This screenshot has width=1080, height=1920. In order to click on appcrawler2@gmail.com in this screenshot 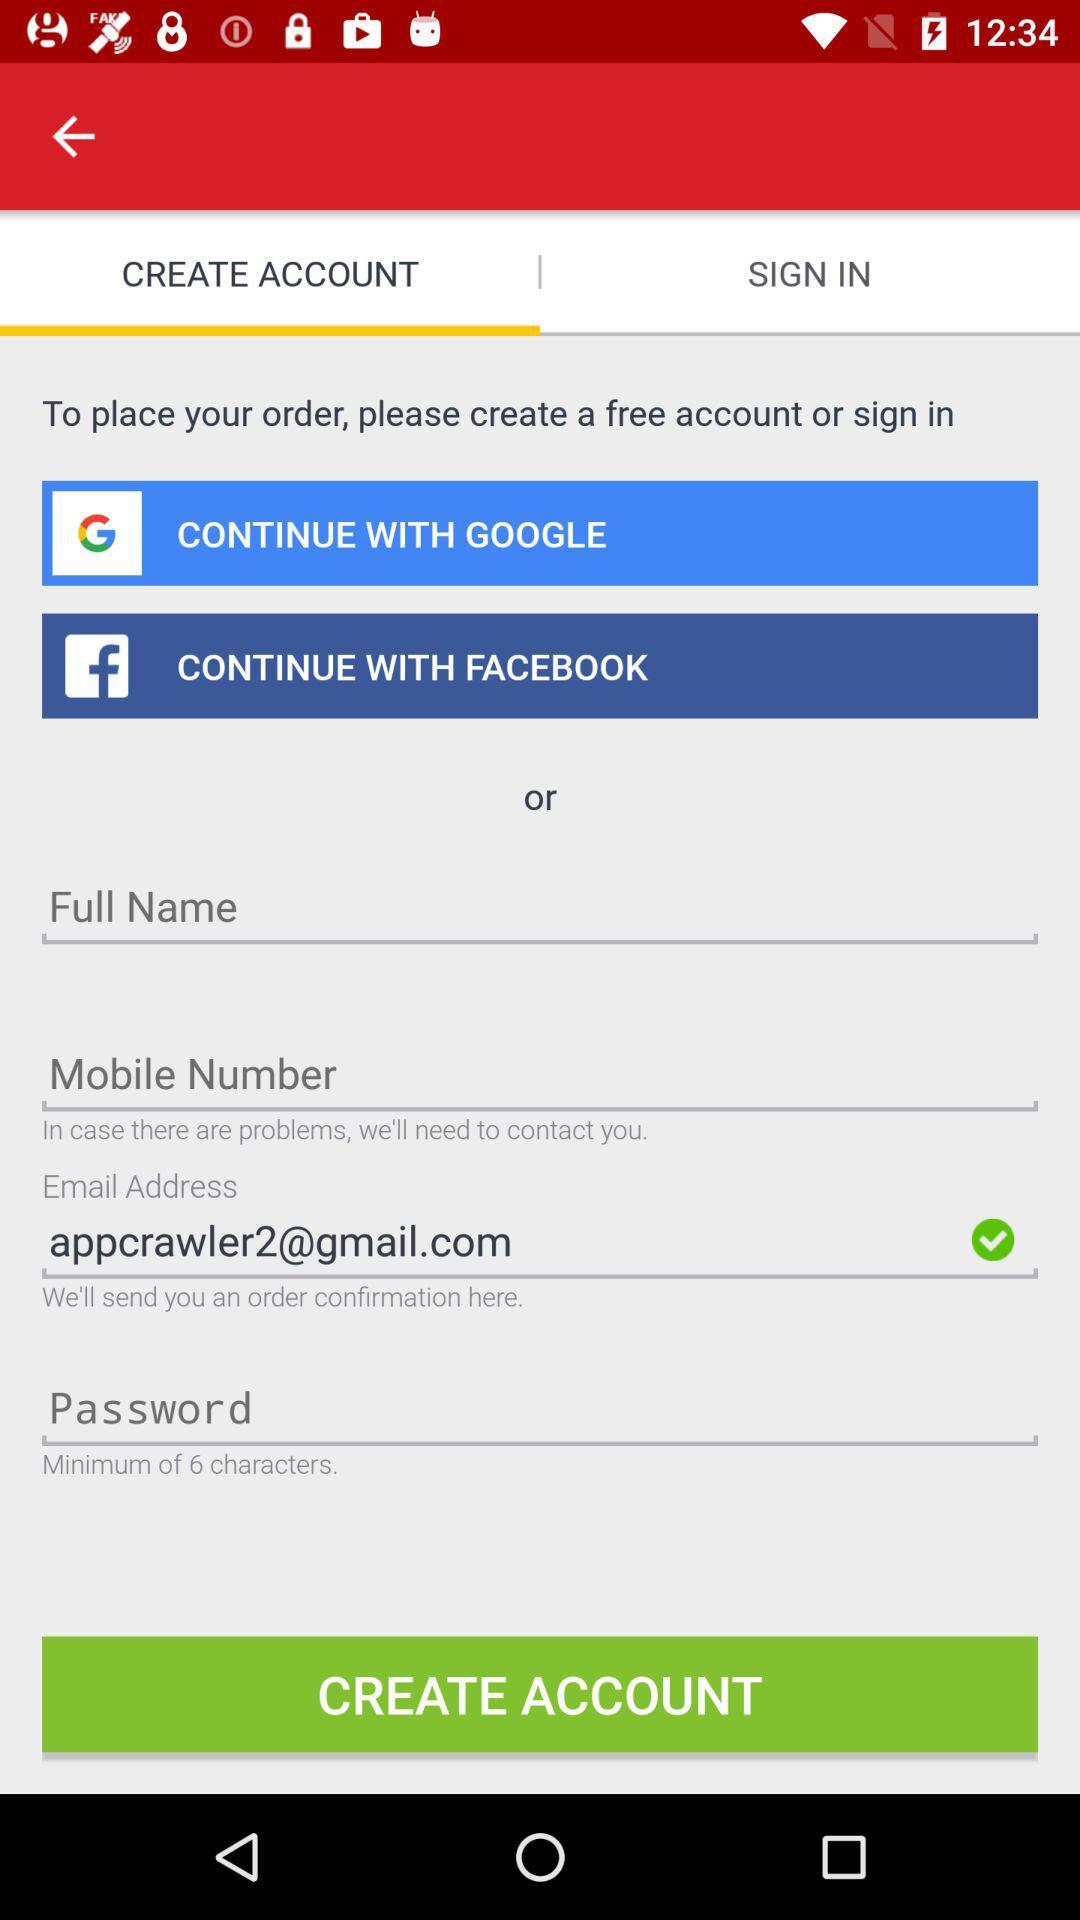, I will do `click(500, 1238)`.